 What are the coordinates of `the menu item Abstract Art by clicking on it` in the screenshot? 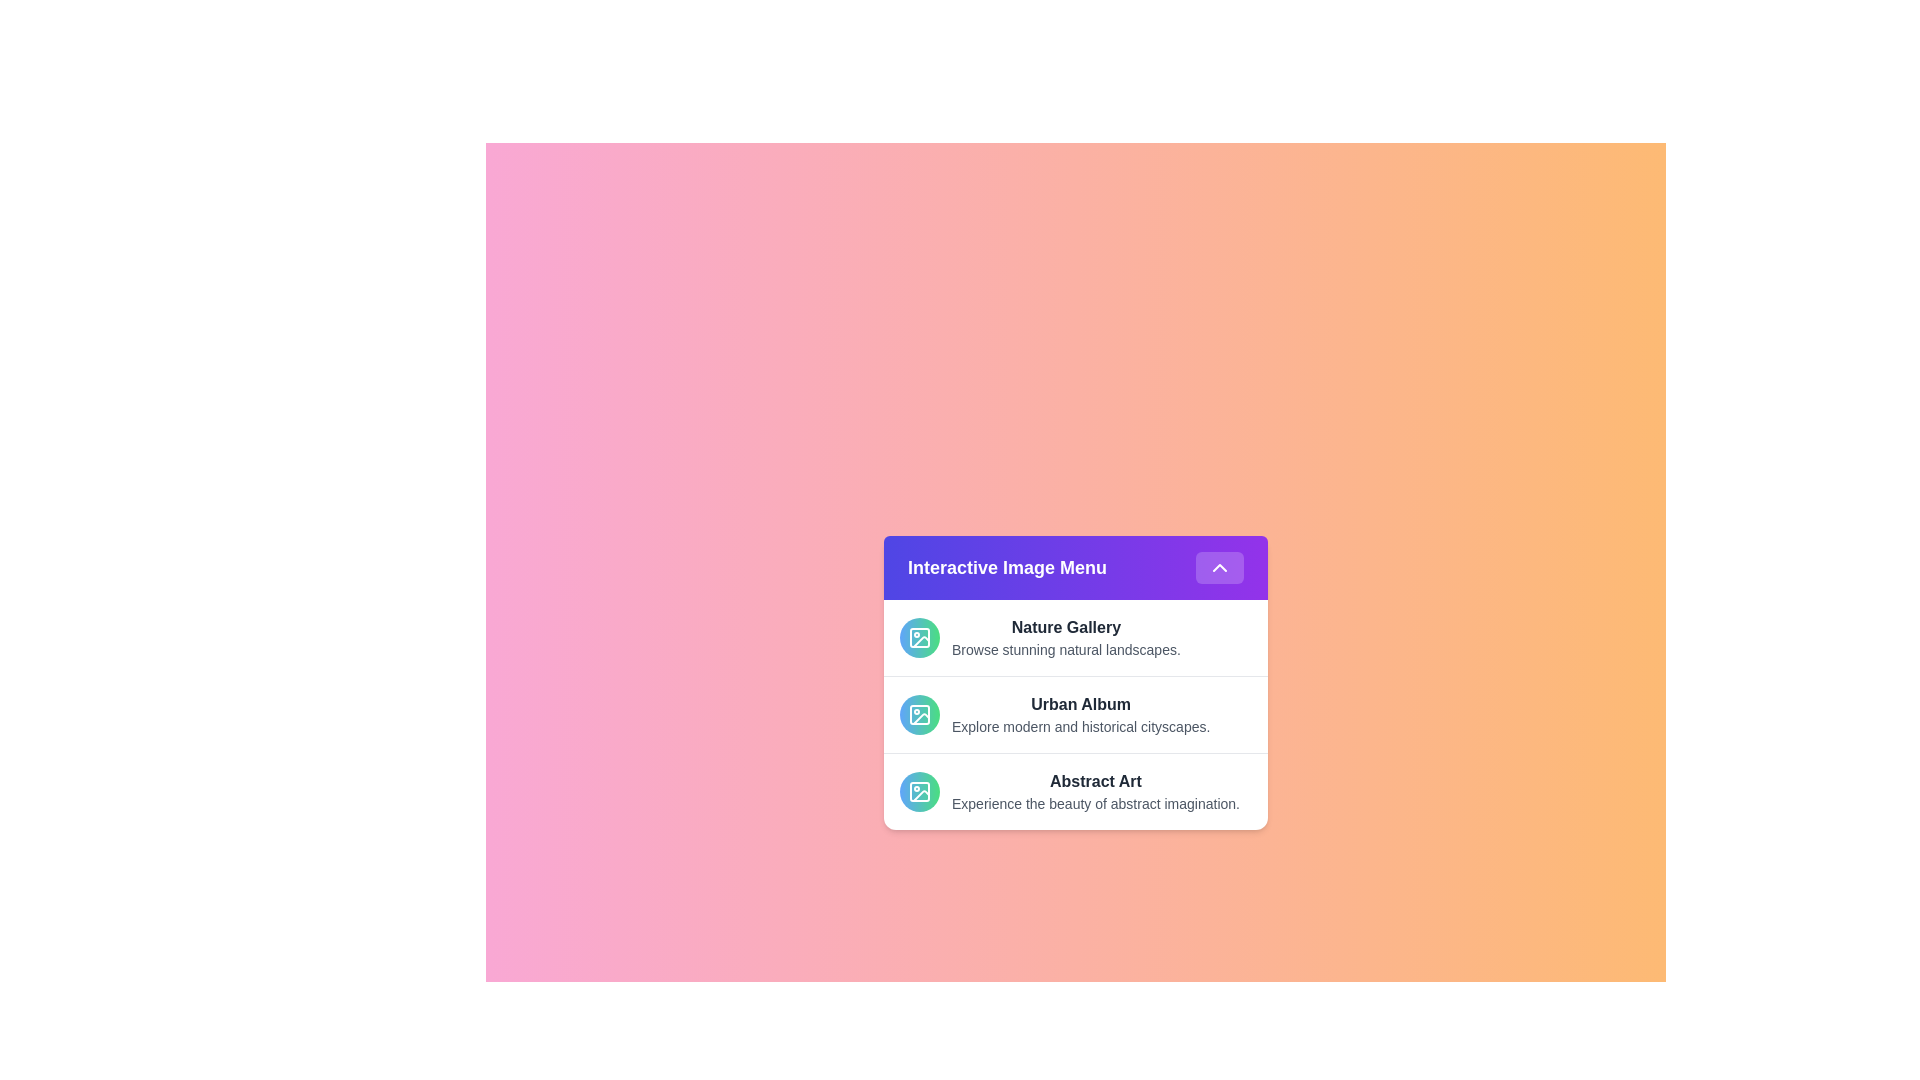 It's located at (1074, 789).